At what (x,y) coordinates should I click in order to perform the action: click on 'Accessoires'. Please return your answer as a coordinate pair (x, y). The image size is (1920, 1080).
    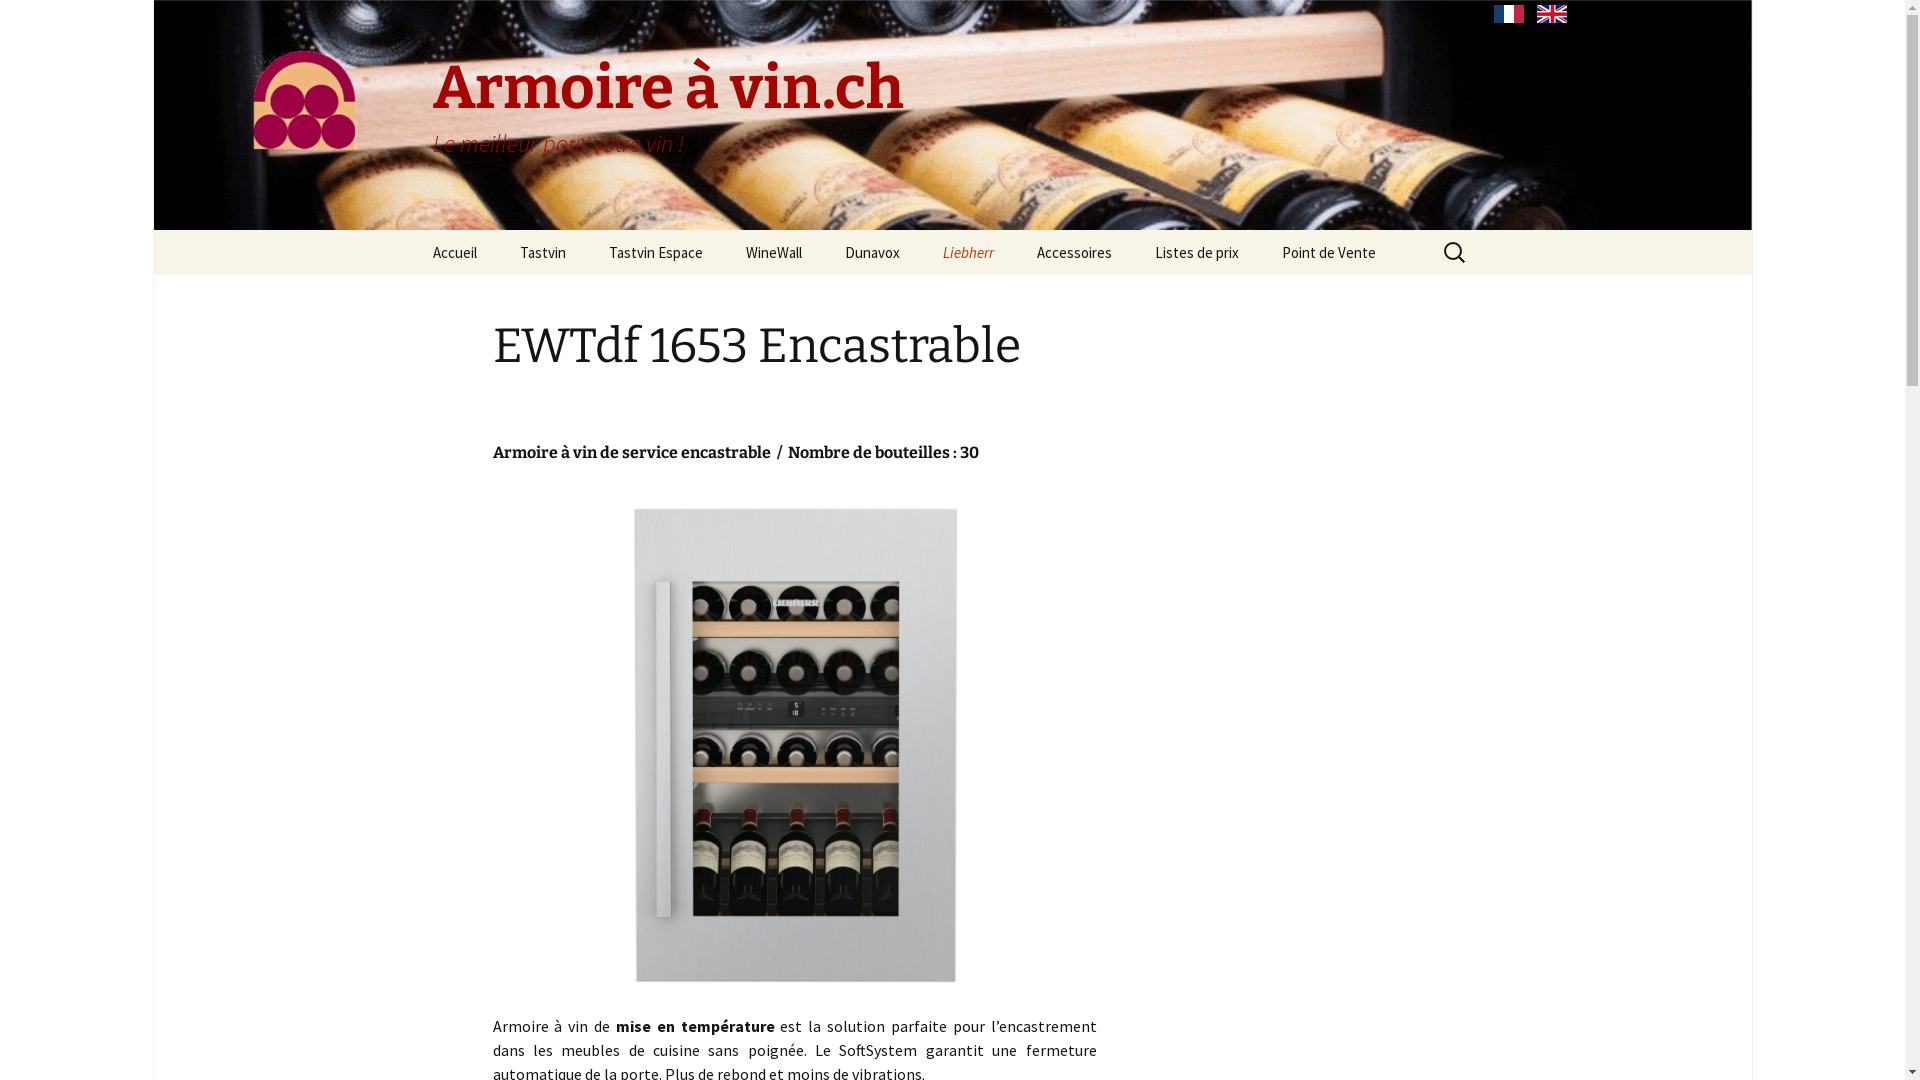
    Looking at the image, I should click on (1072, 251).